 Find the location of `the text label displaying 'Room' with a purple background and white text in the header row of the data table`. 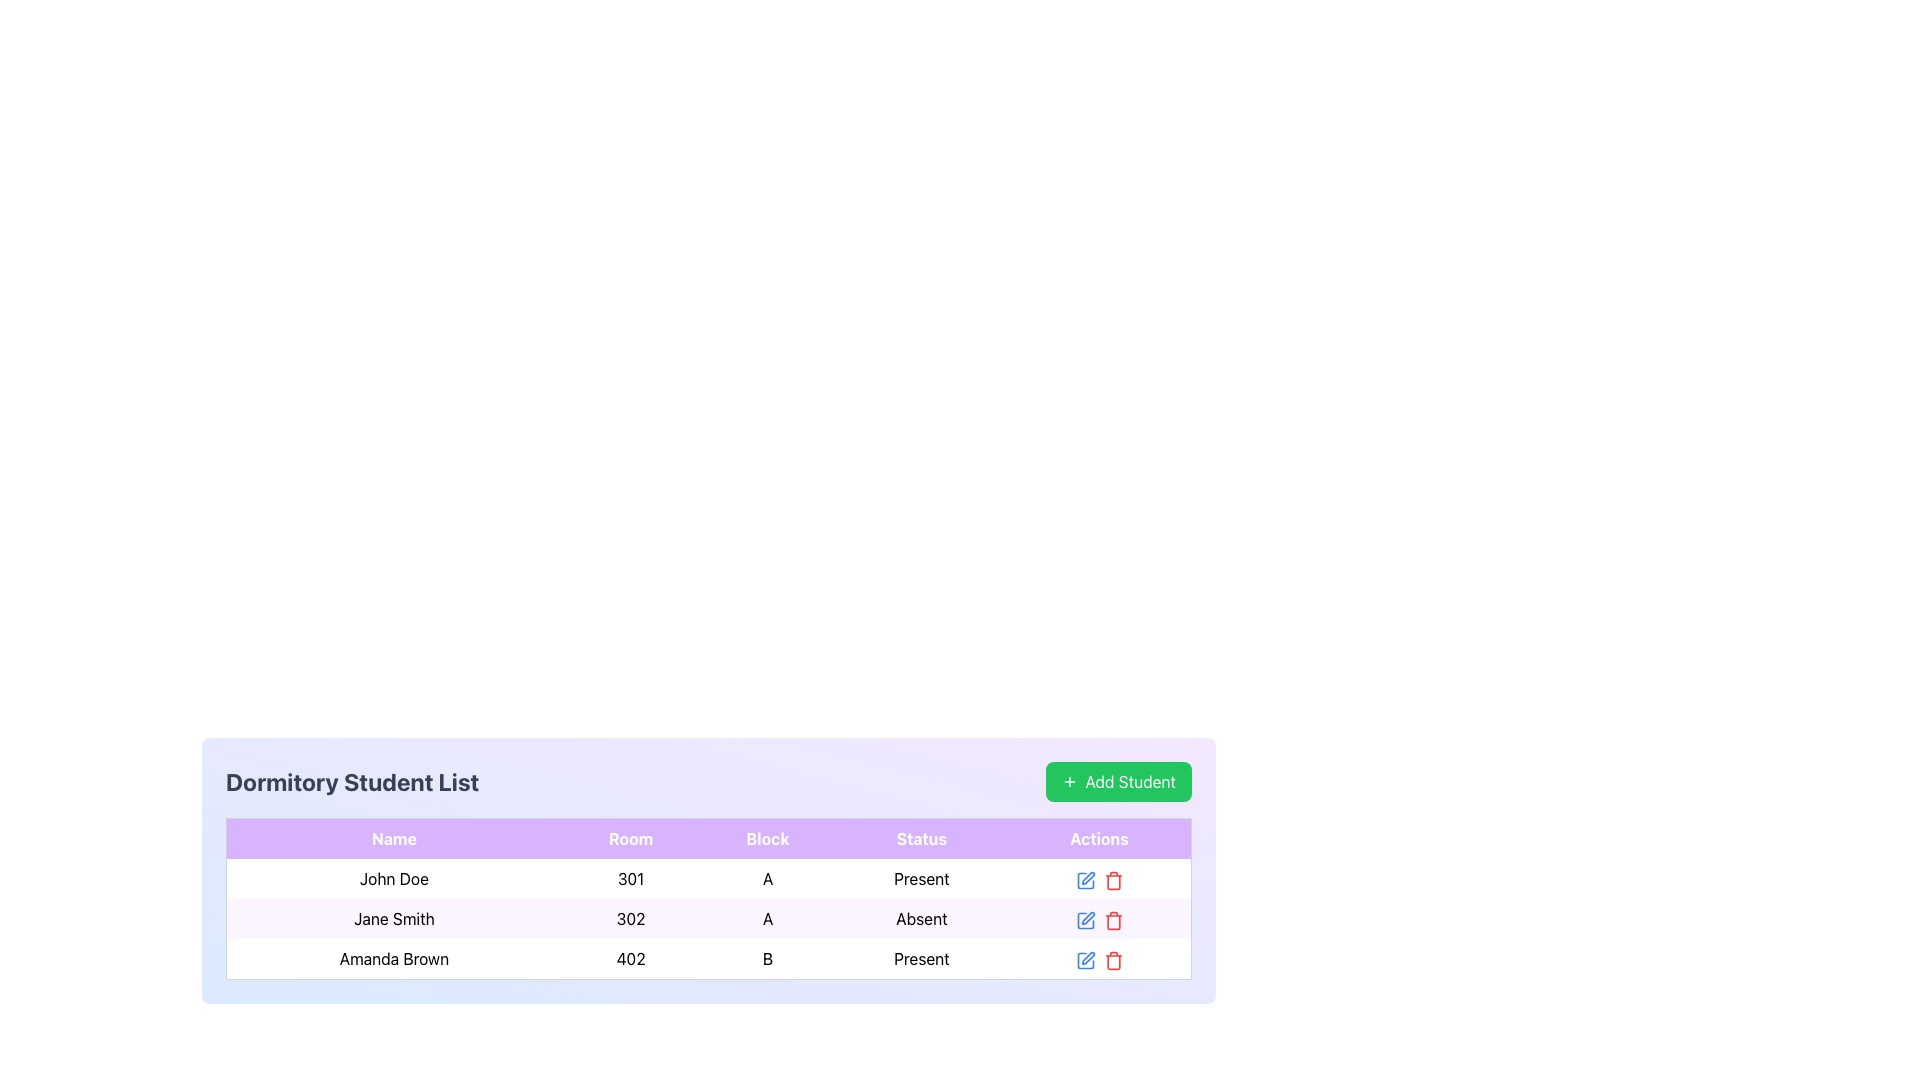

the text label displaying 'Room' with a purple background and white text in the header row of the data table is located at coordinates (630, 838).